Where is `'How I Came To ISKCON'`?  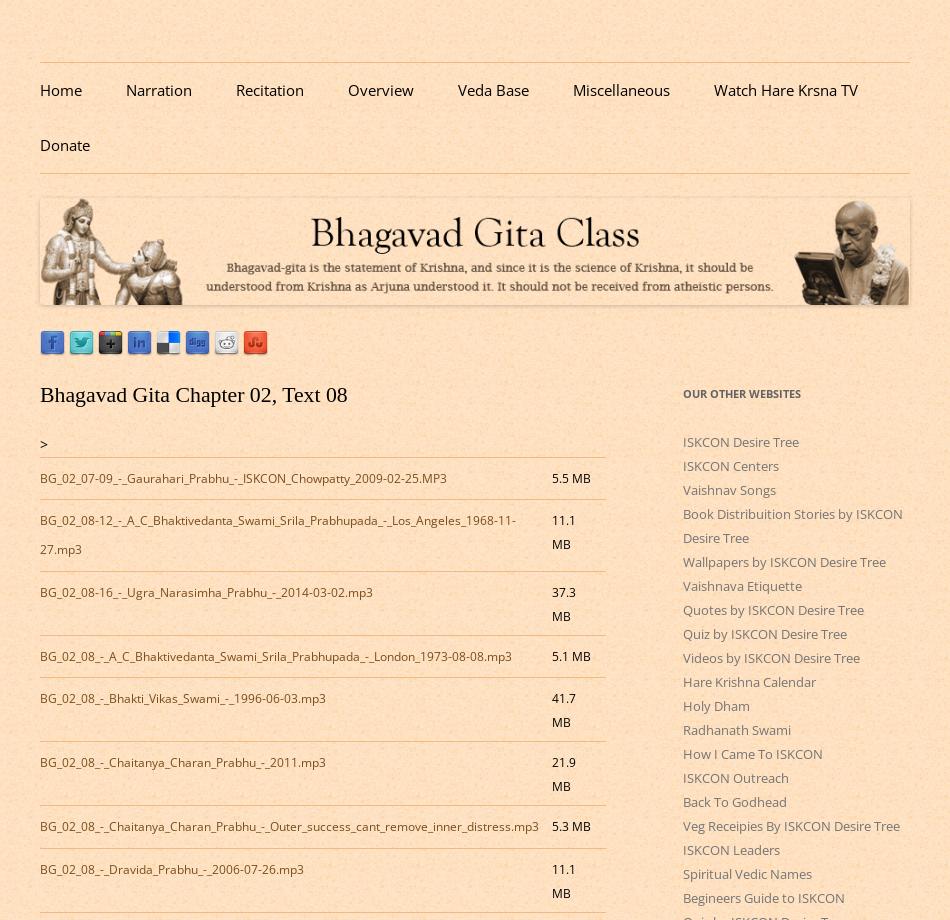
'How I Came To ISKCON' is located at coordinates (751, 754).